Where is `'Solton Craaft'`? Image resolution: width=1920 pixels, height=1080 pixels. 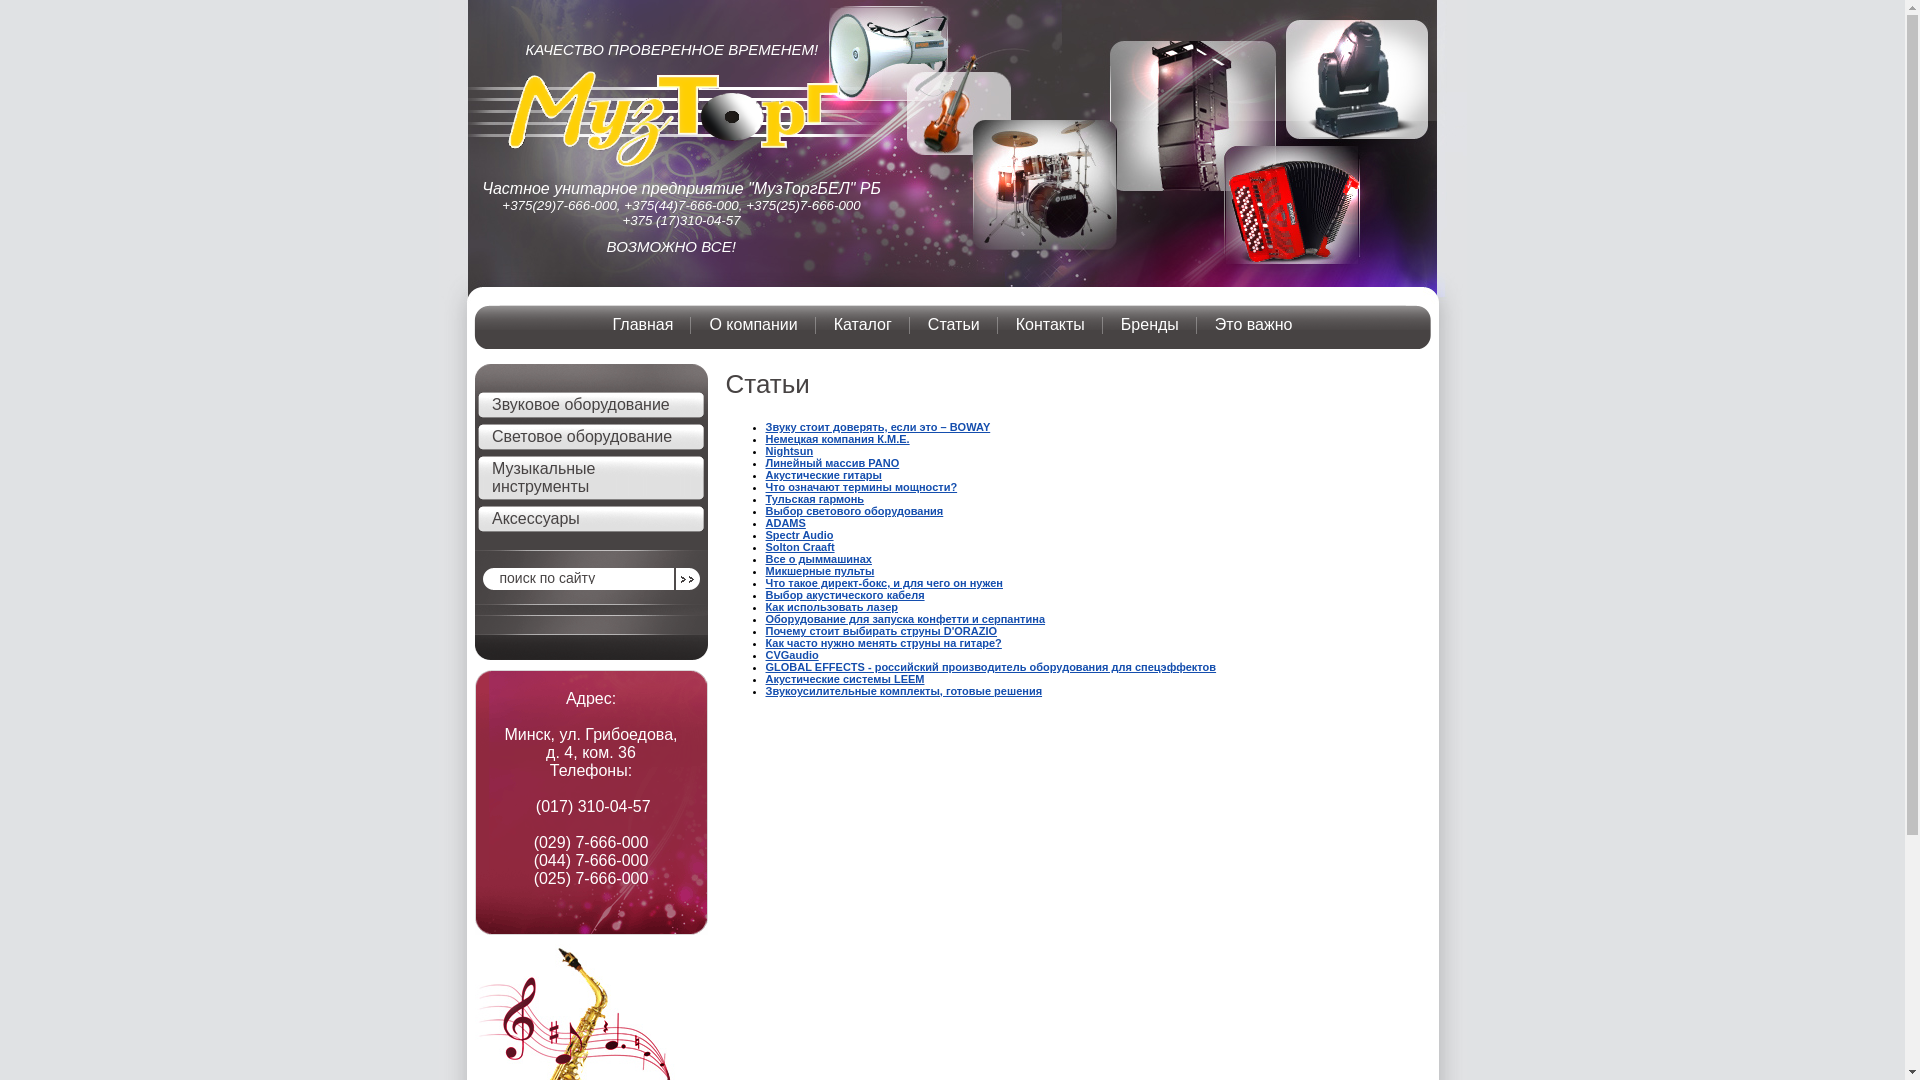
'Solton Craaft' is located at coordinates (800, 547).